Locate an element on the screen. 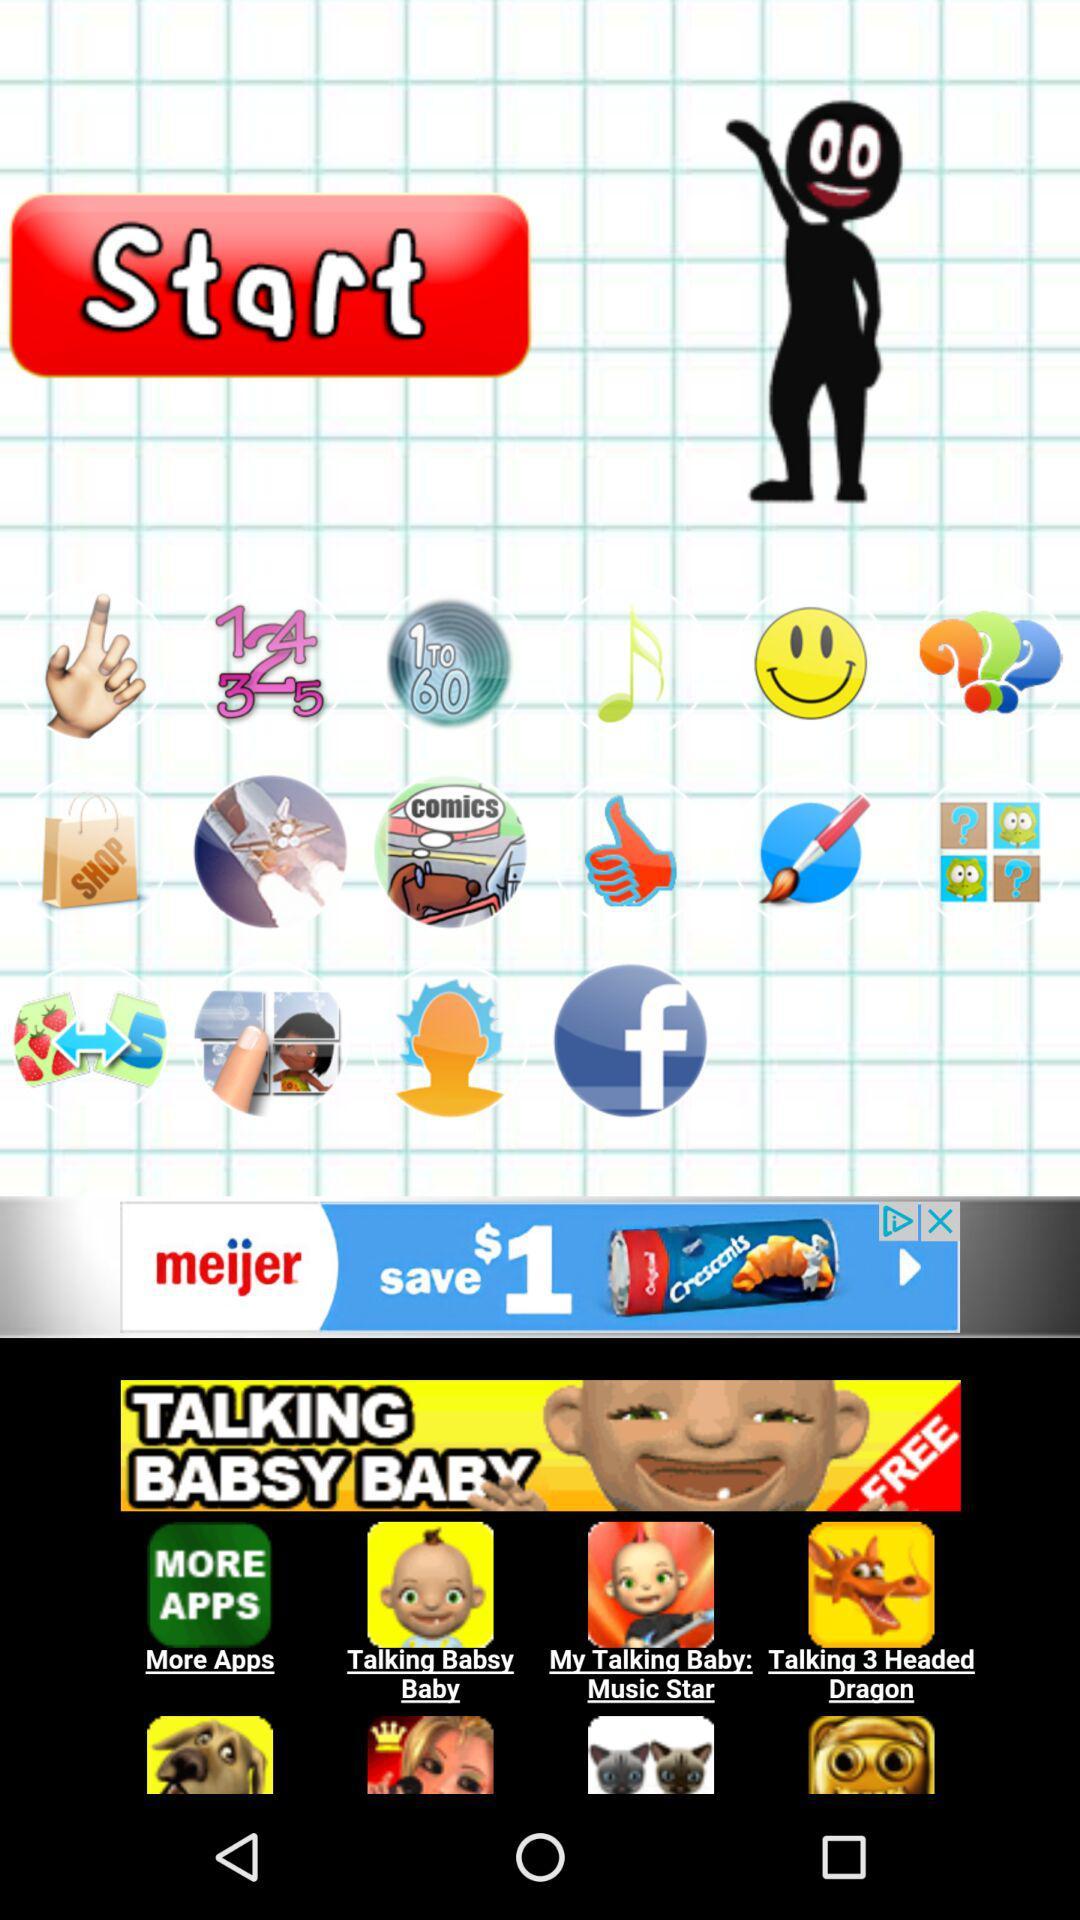 The image size is (1080, 1920). item is located at coordinates (270, 1040).